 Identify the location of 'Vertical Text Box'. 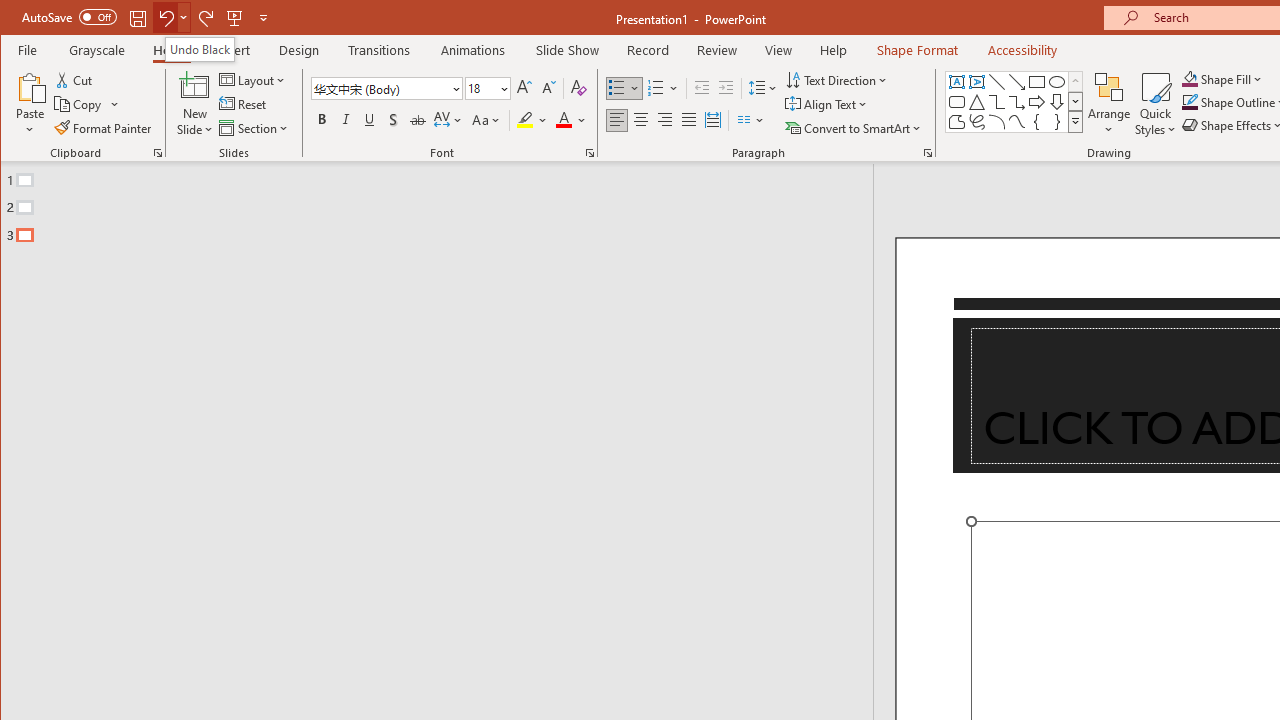
(976, 81).